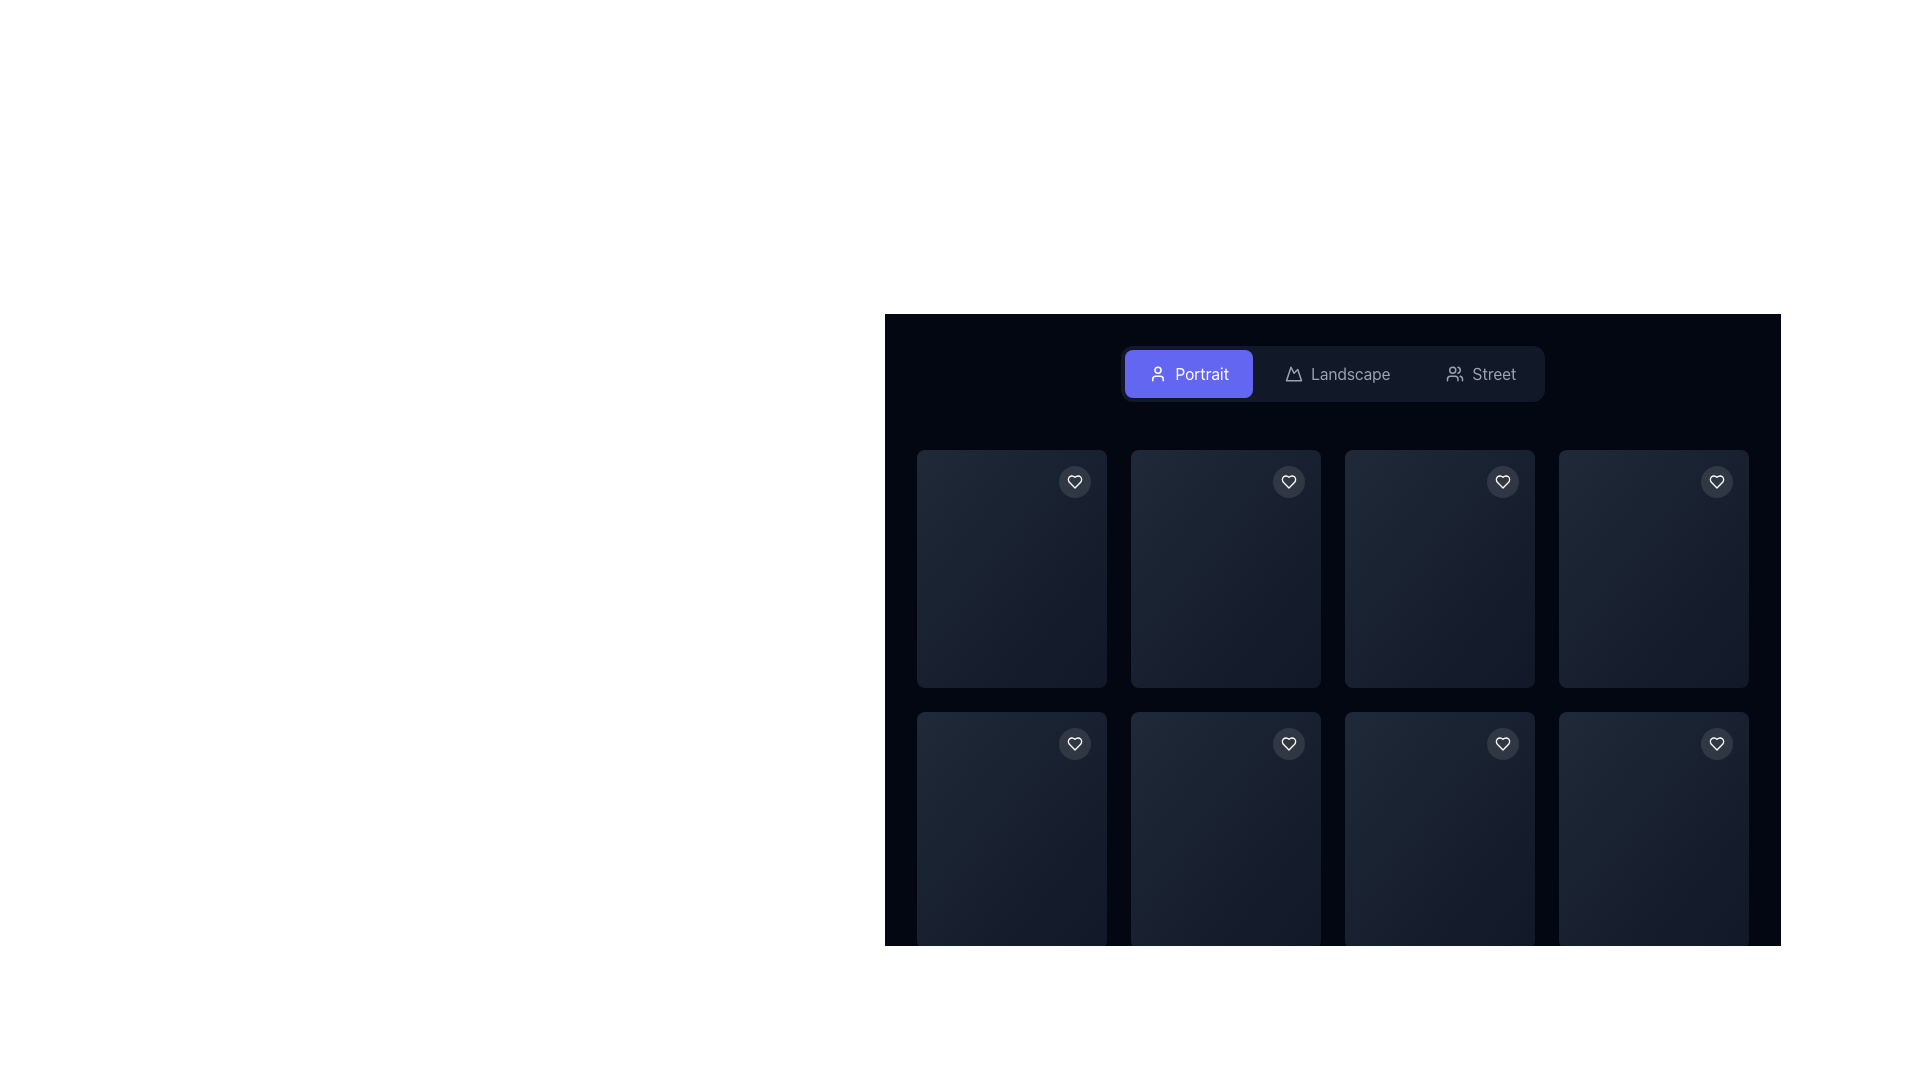  Describe the element at coordinates (1502, 482) in the screenshot. I see `the heart icon in the second row and third column of the grid to like the item` at that location.